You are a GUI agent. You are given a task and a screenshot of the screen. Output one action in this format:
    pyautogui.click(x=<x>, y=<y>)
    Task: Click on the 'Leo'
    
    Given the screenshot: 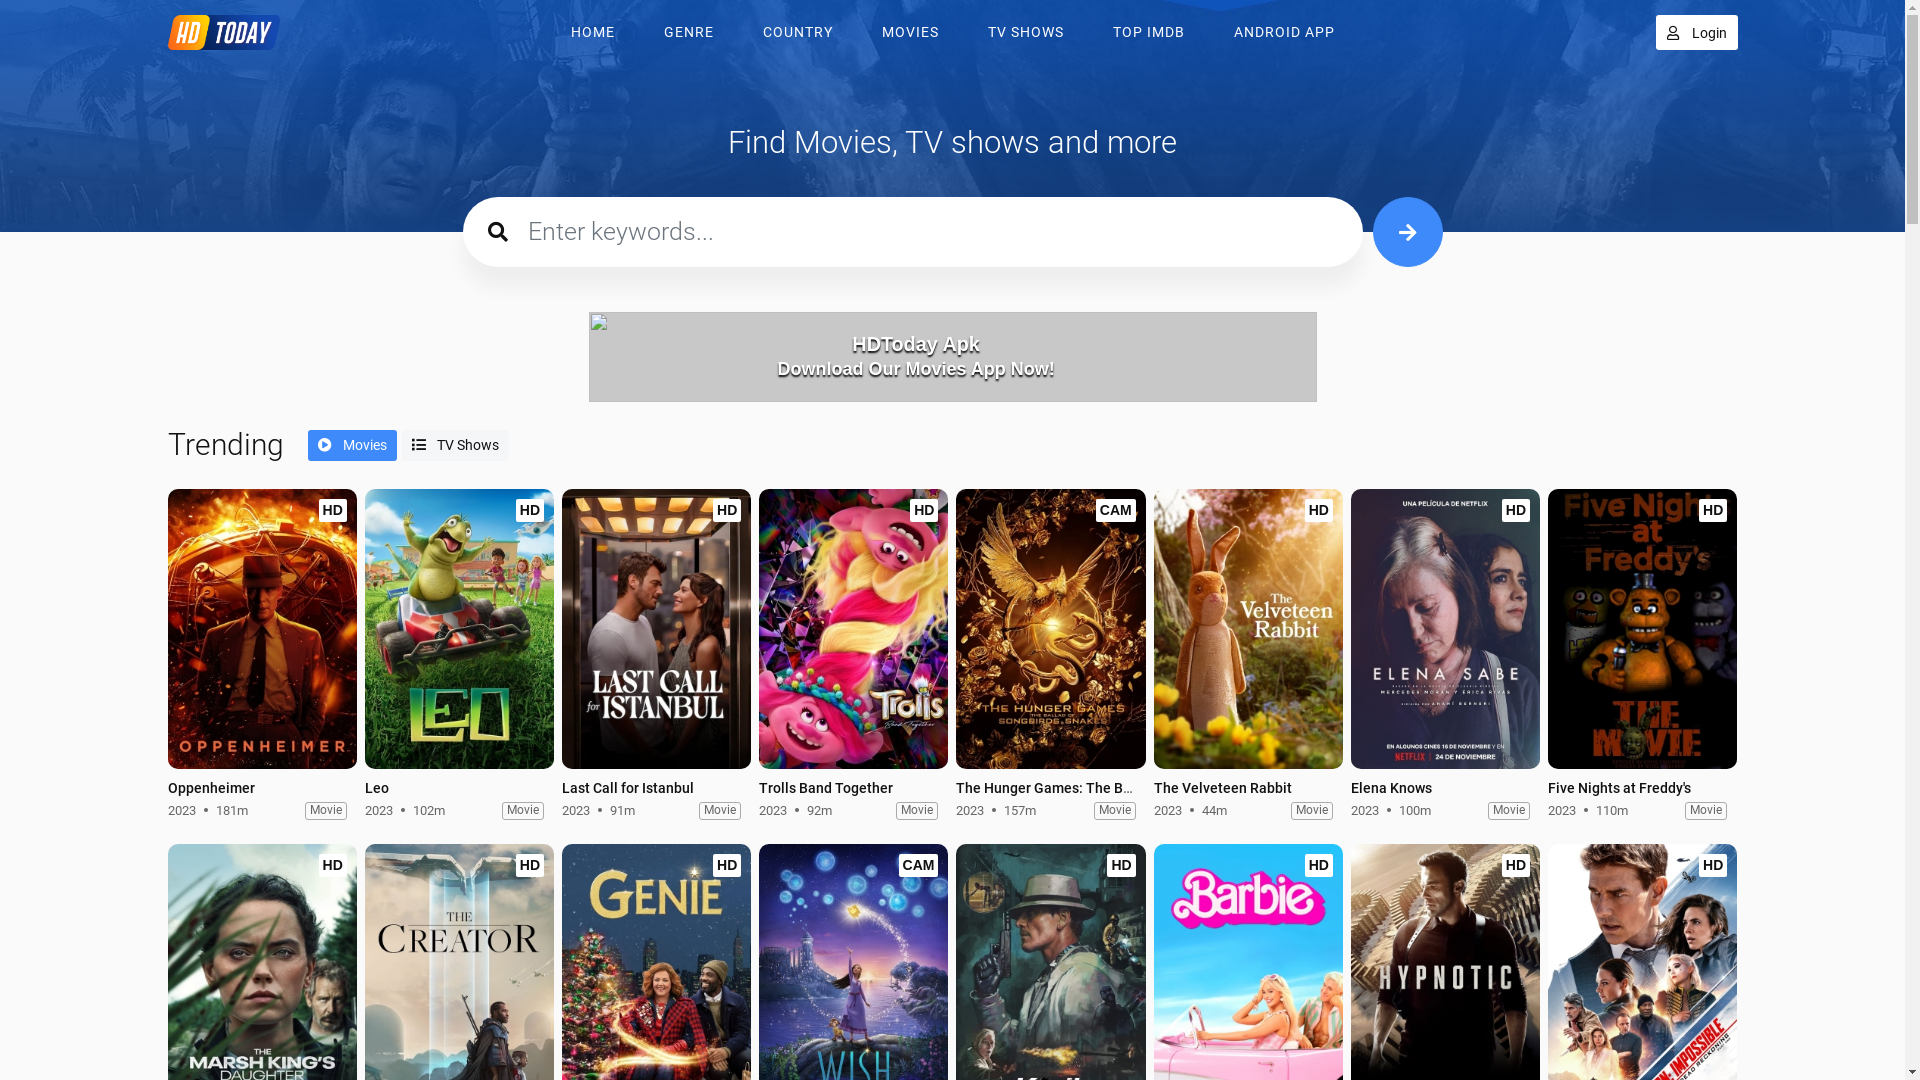 What is the action you would take?
    pyautogui.click(x=377, y=786)
    